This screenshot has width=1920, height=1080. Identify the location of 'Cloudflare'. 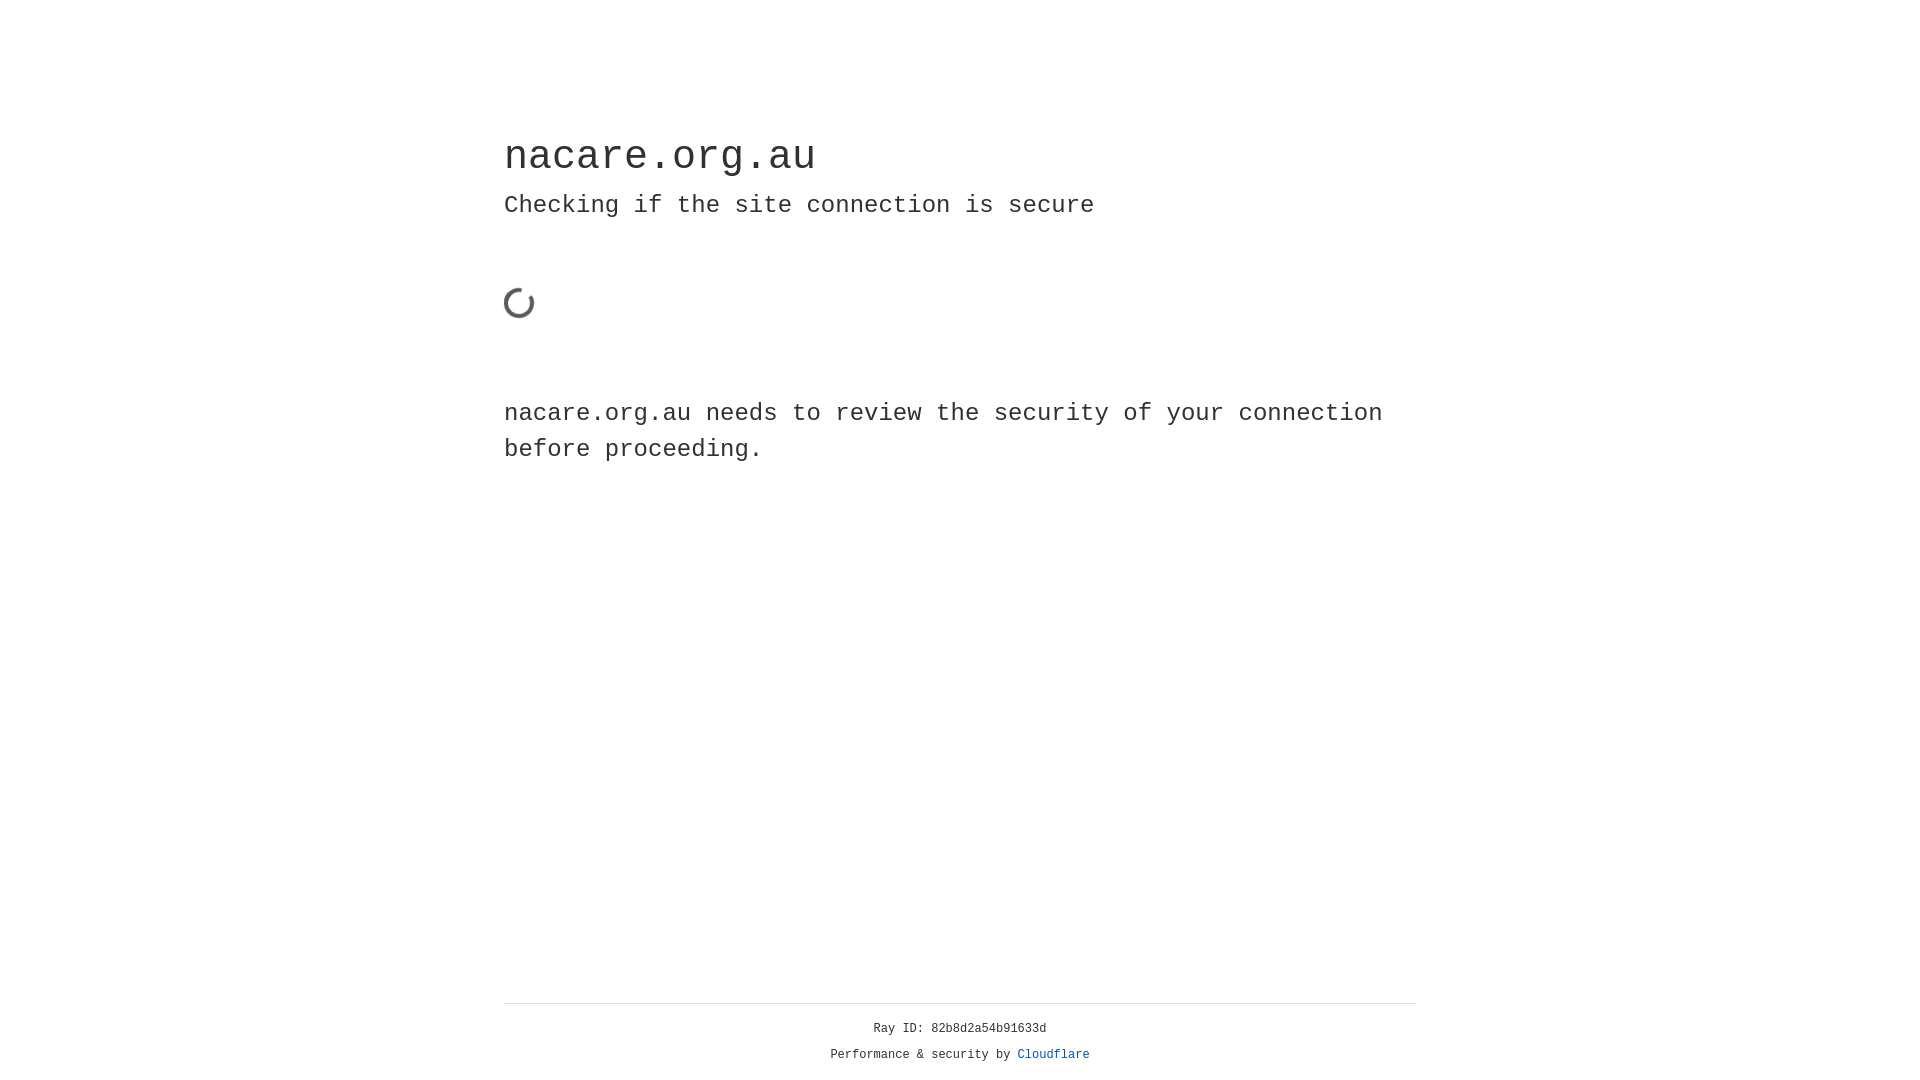
(1053, 1054).